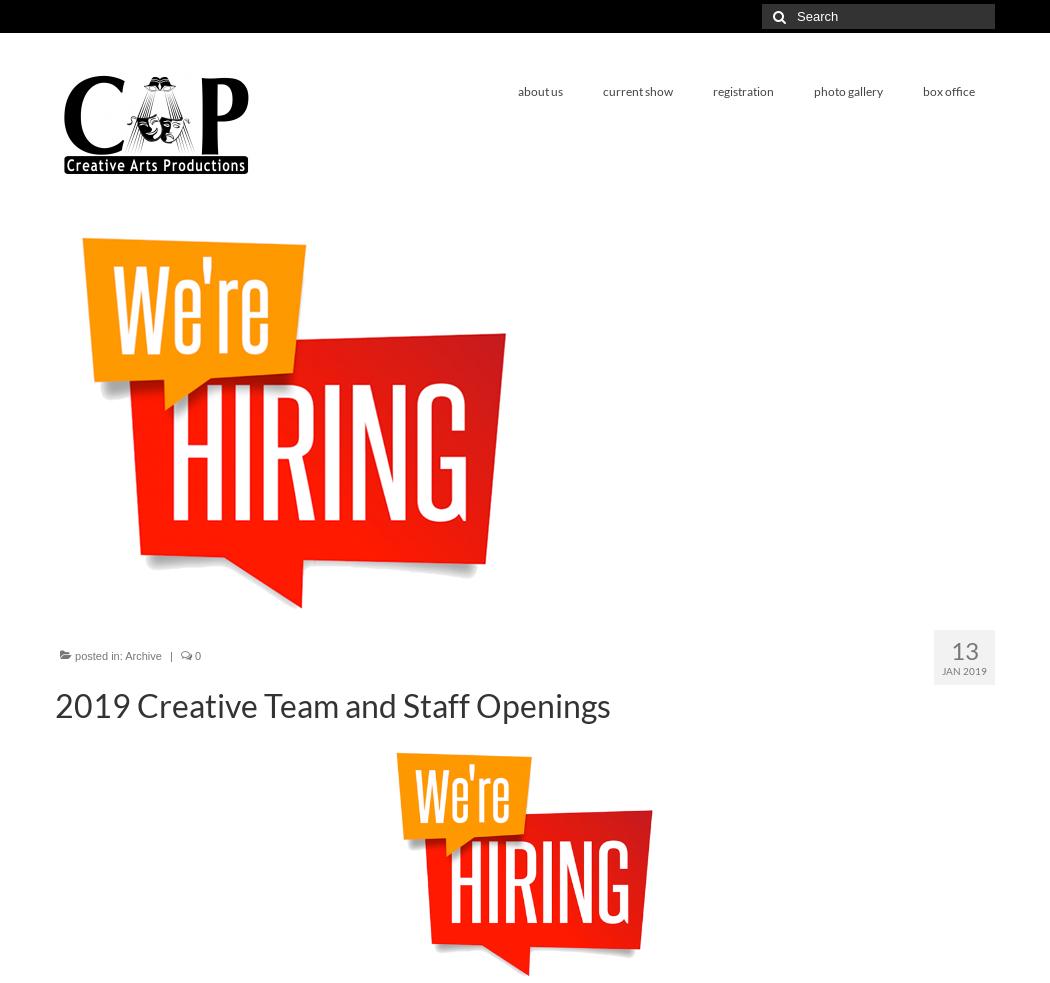 The height and width of the screenshot is (983, 1050). I want to click on '2019 Creative Team and Staff Openings', so click(332, 704).